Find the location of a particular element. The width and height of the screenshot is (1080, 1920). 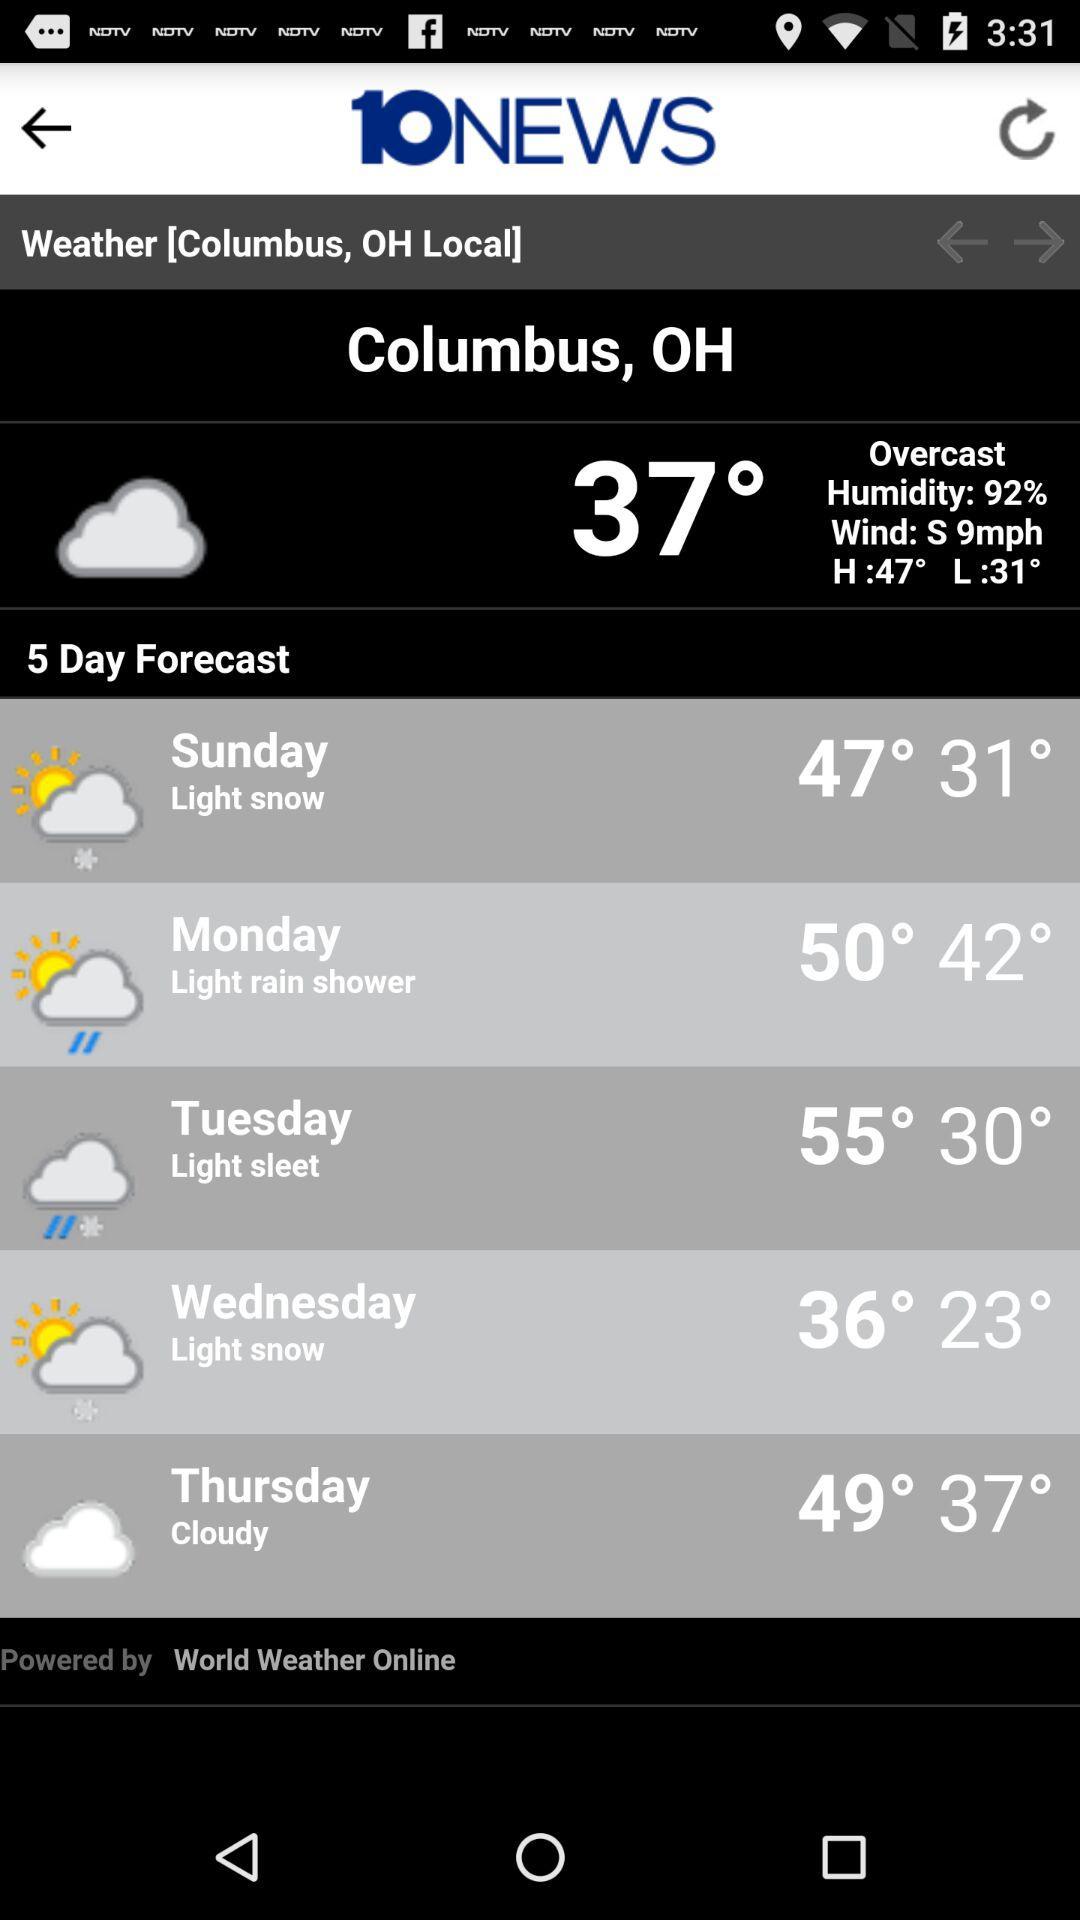

refresh page is located at coordinates (1027, 127).